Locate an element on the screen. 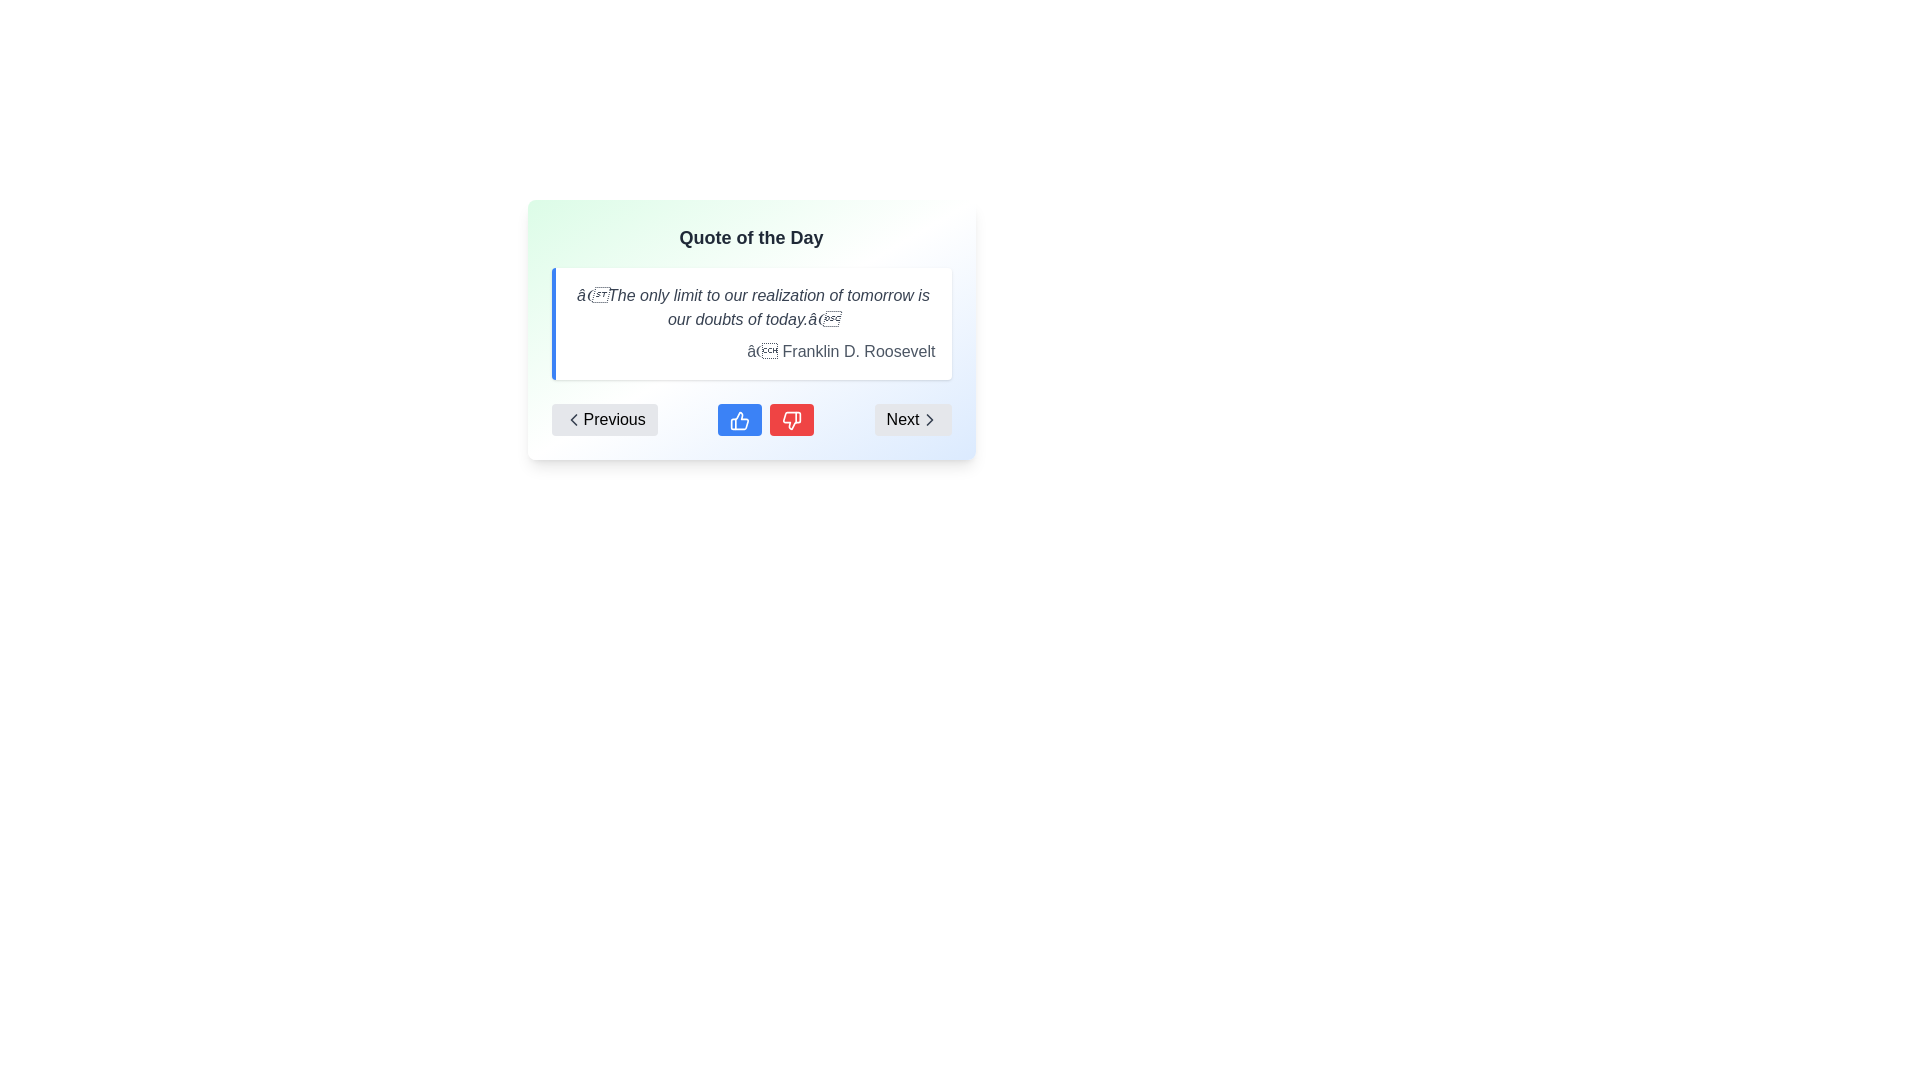 This screenshot has width=1920, height=1080. the Text Display element that presents a motivational quote, positioned above the attribution text for Franklin D. Roosevelt in the 'Quote of the Day' panel is located at coordinates (752, 308).